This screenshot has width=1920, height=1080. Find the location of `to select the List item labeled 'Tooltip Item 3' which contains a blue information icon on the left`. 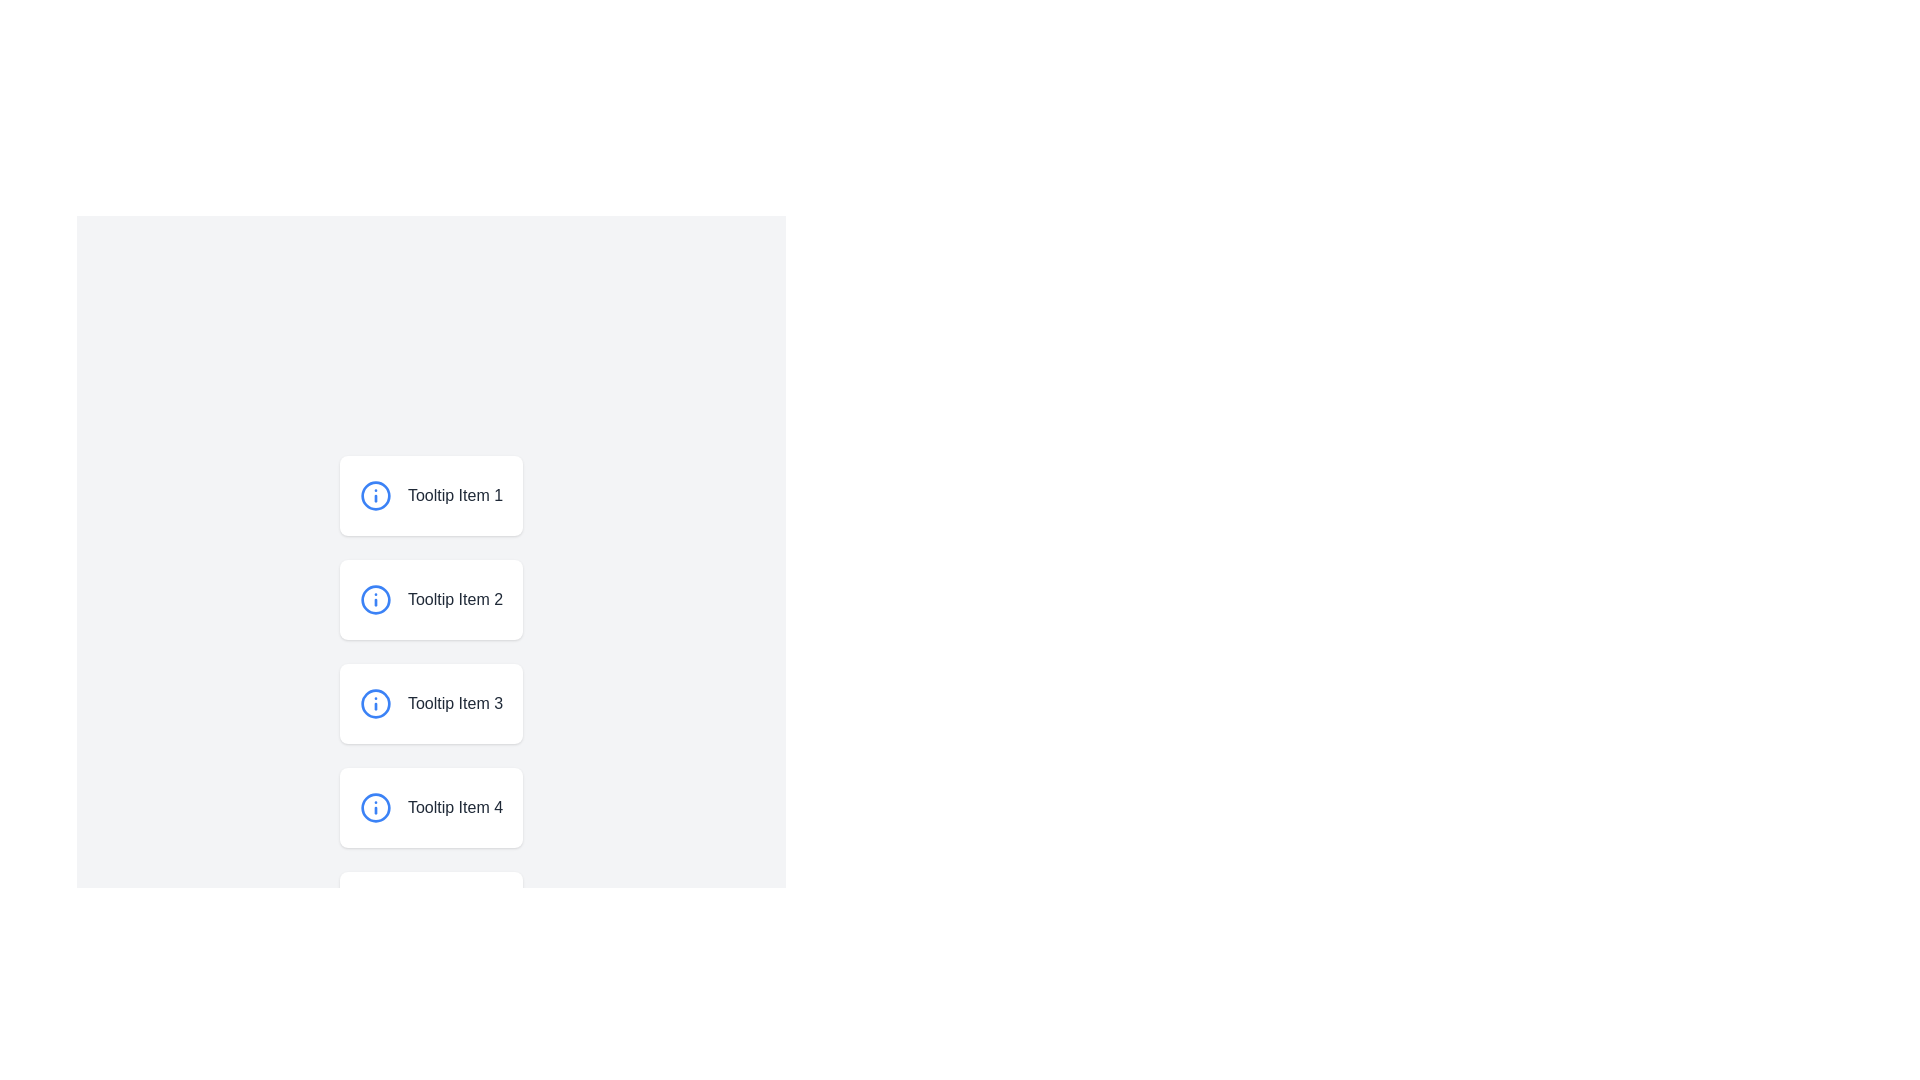

to select the List item labeled 'Tooltip Item 3' which contains a blue information icon on the left is located at coordinates (430, 703).